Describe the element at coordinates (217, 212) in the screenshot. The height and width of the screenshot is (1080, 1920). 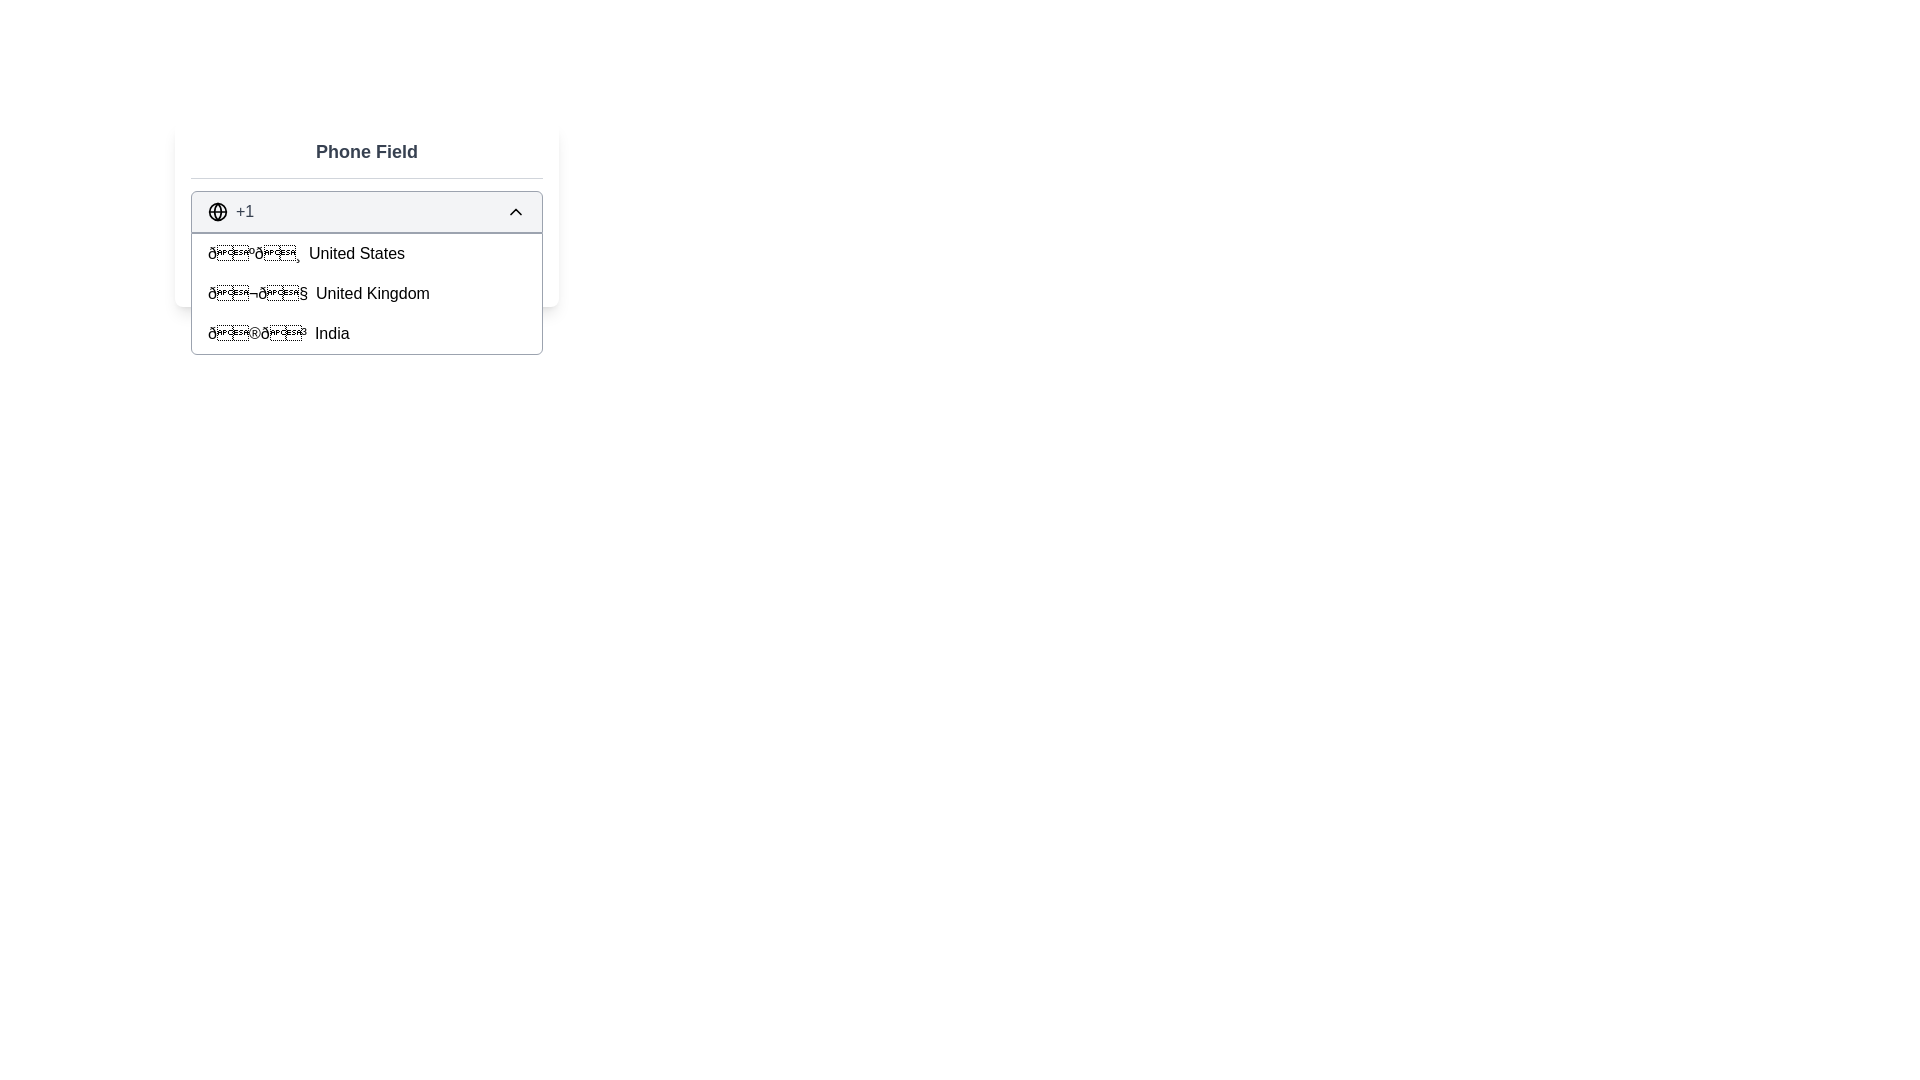
I see `the circular globe icon on the left side of the input field marked with a '+1' prefix to interact with it` at that location.